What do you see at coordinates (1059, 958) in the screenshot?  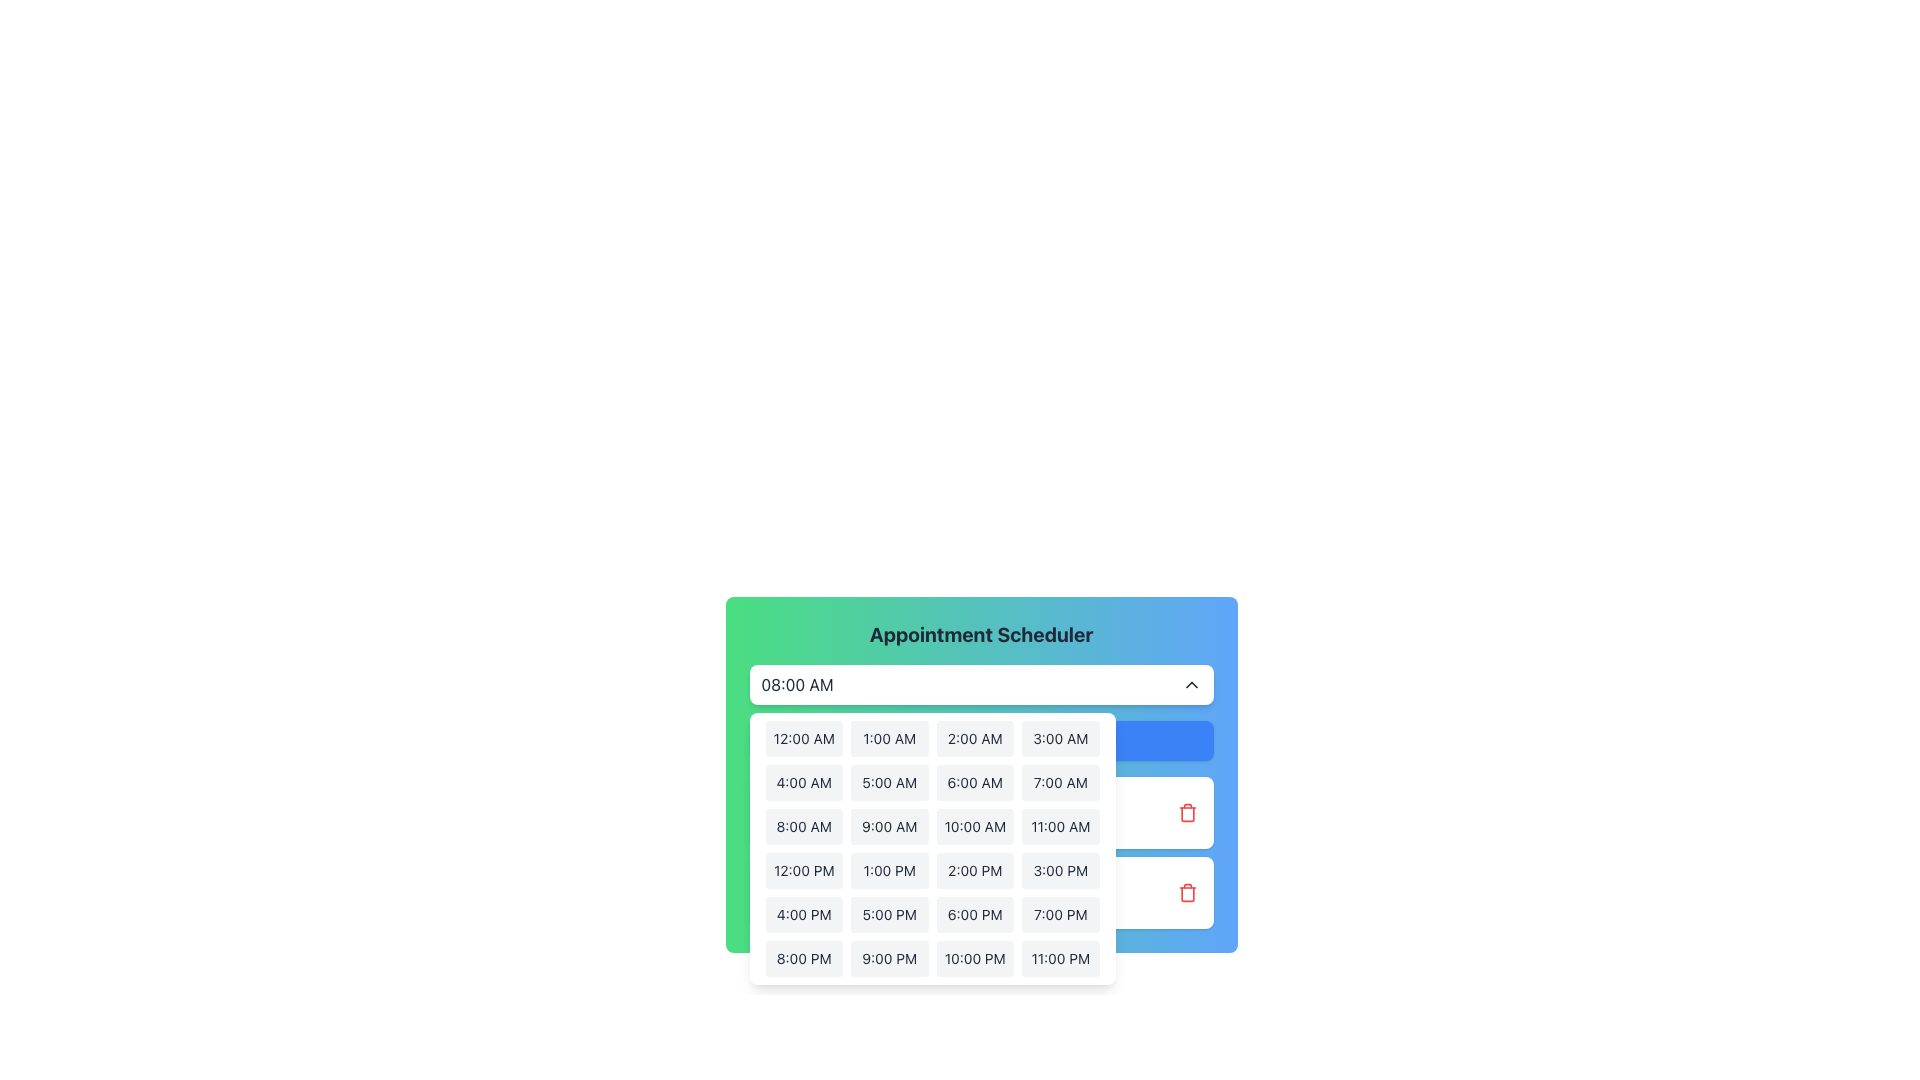 I see `the button labeled '11:00 PM' located at the bottom right corner of the grid layout in the 'Appointment Scheduler' section` at bounding box center [1059, 958].